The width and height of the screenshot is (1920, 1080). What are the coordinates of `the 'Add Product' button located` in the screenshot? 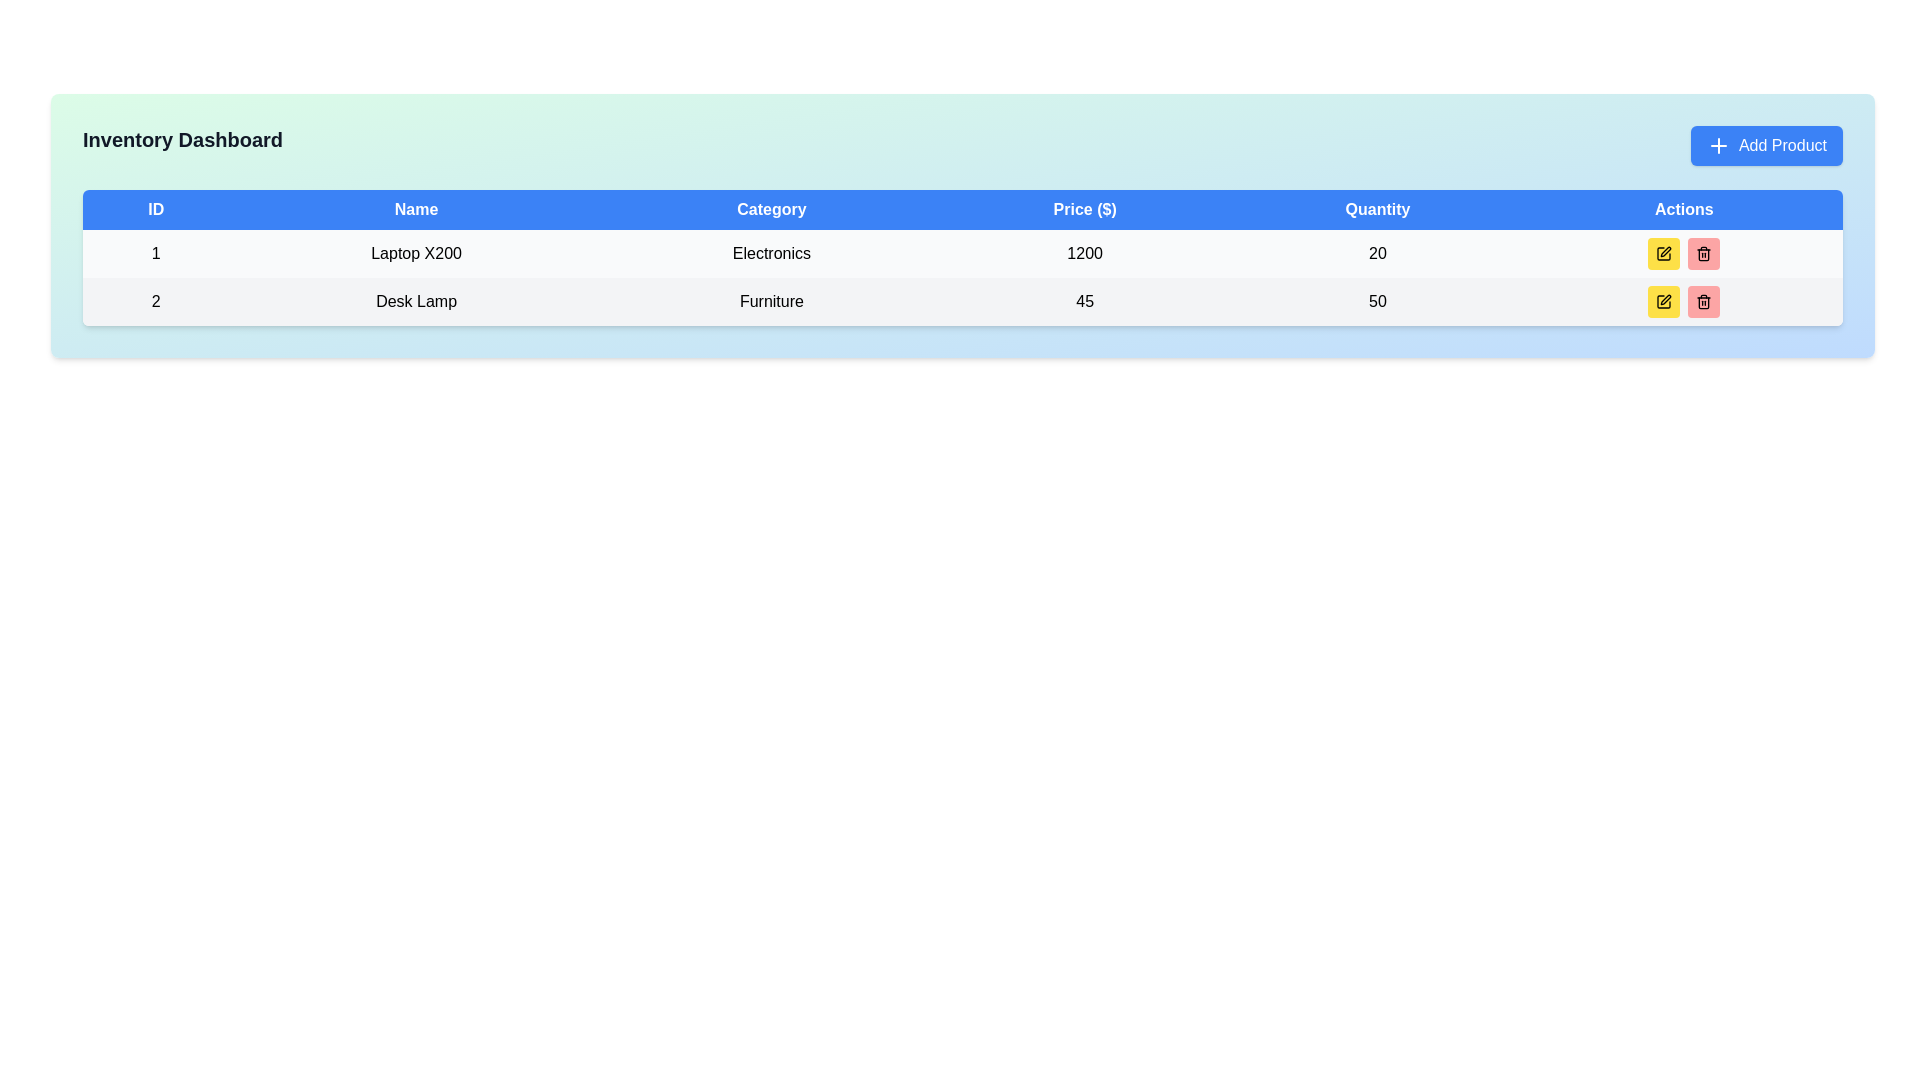 It's located at (1766, 145).